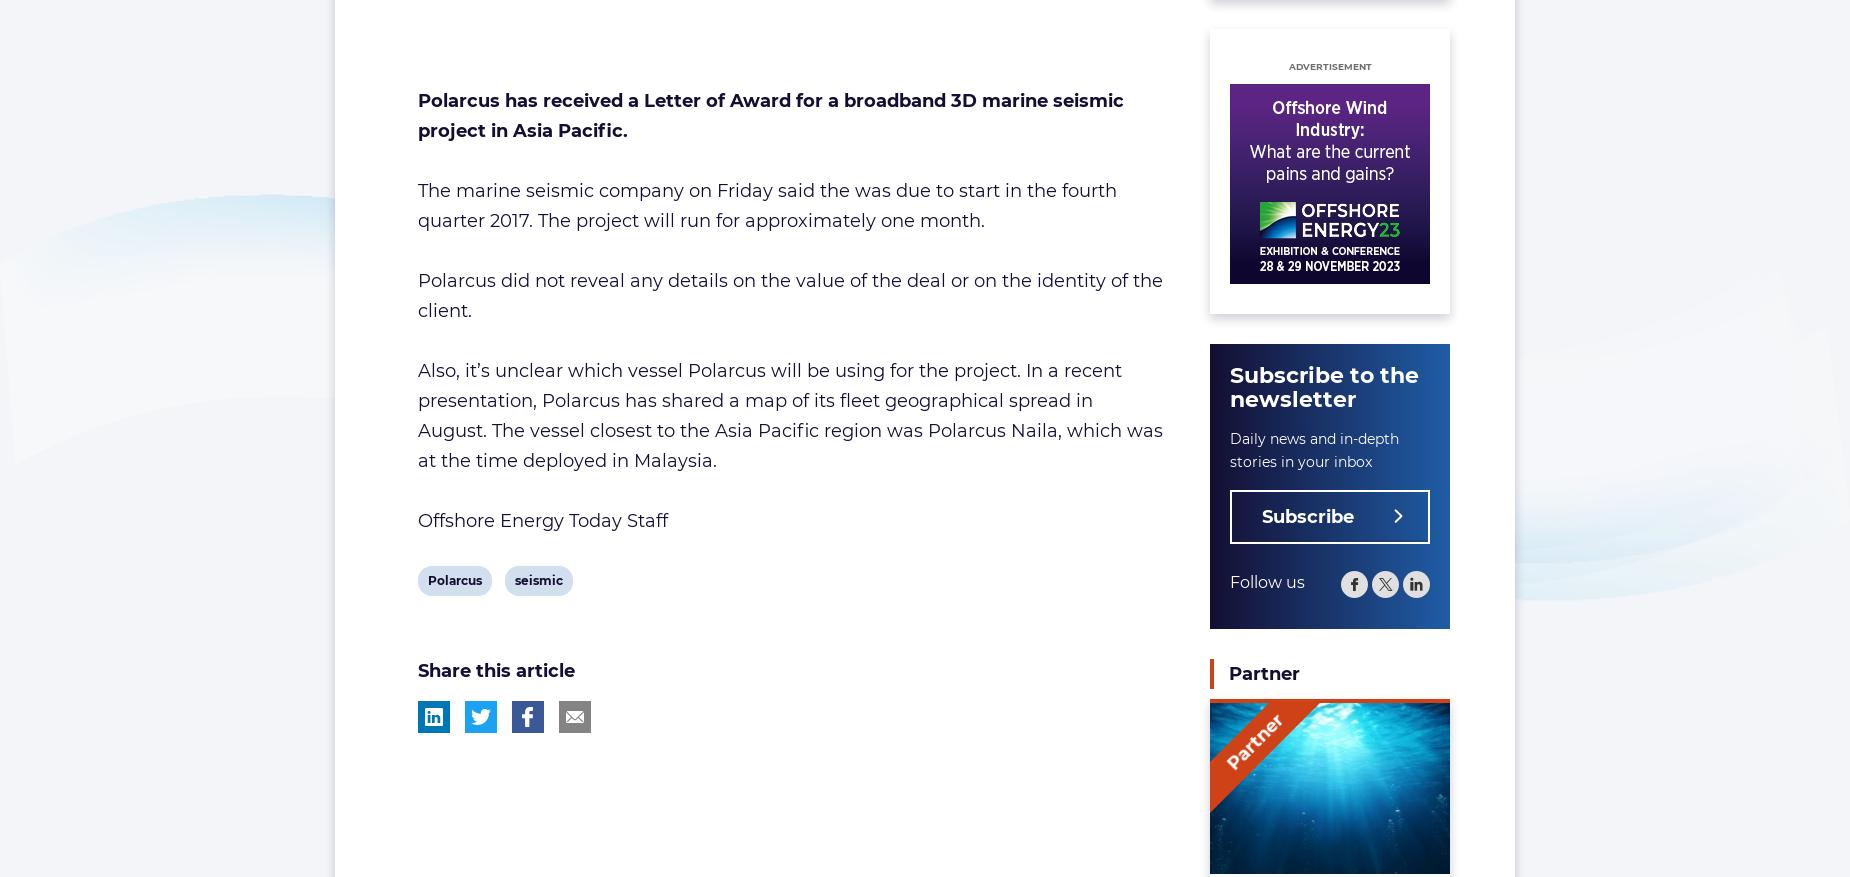  What do you see at coordinates (1306, 515) in the screenshot?
I see `'Subscribe'` at bounding box center [1306, 515].